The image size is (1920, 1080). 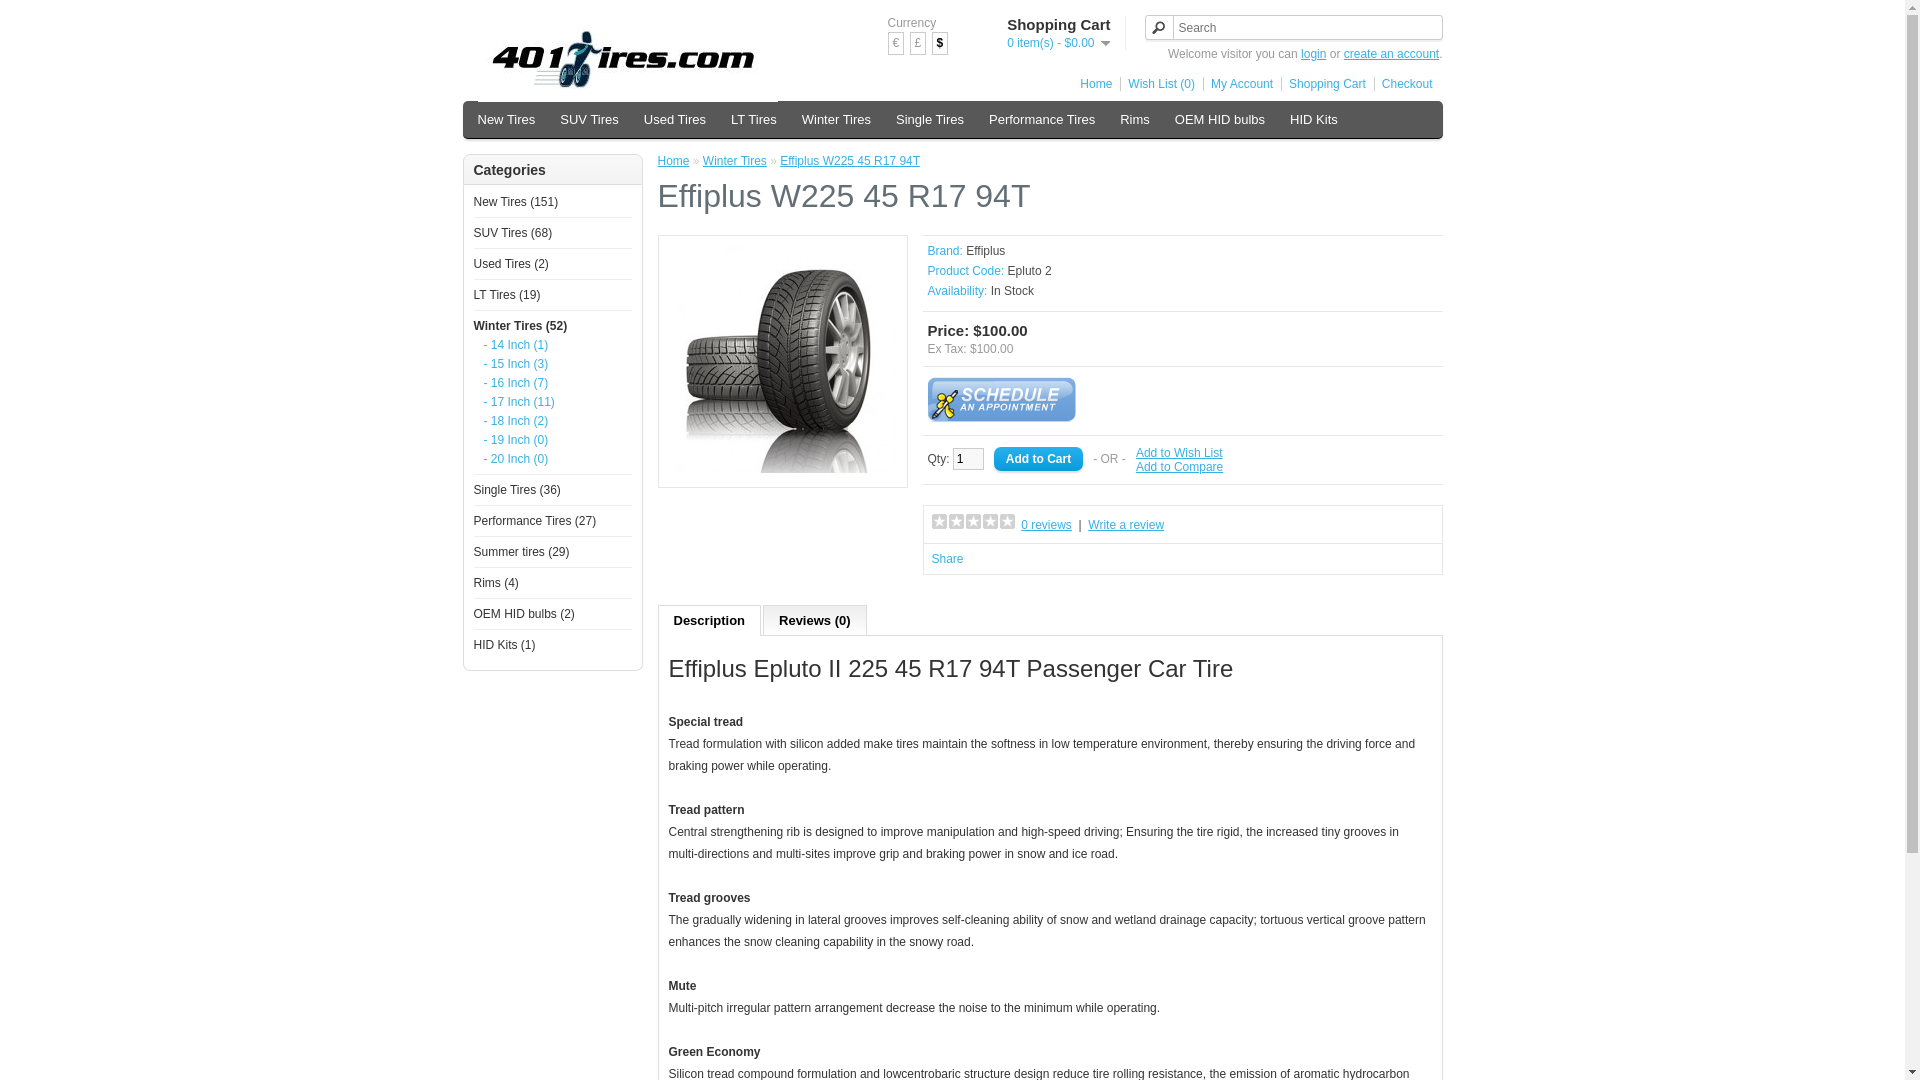 What do you see at coordinates (588, 119) in the screenshot?
I see `'SUV Tires'` at bounding box center [588, 119].